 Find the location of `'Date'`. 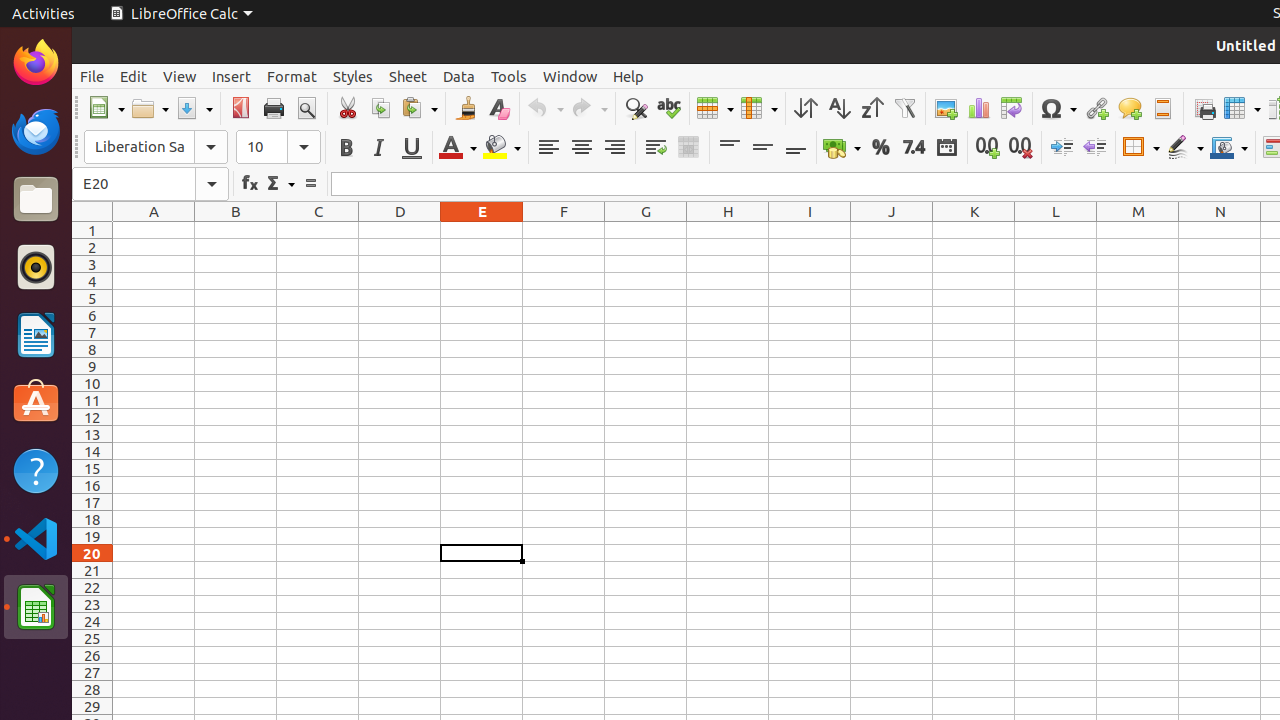

'Date' is located at coordinates (945, 146).